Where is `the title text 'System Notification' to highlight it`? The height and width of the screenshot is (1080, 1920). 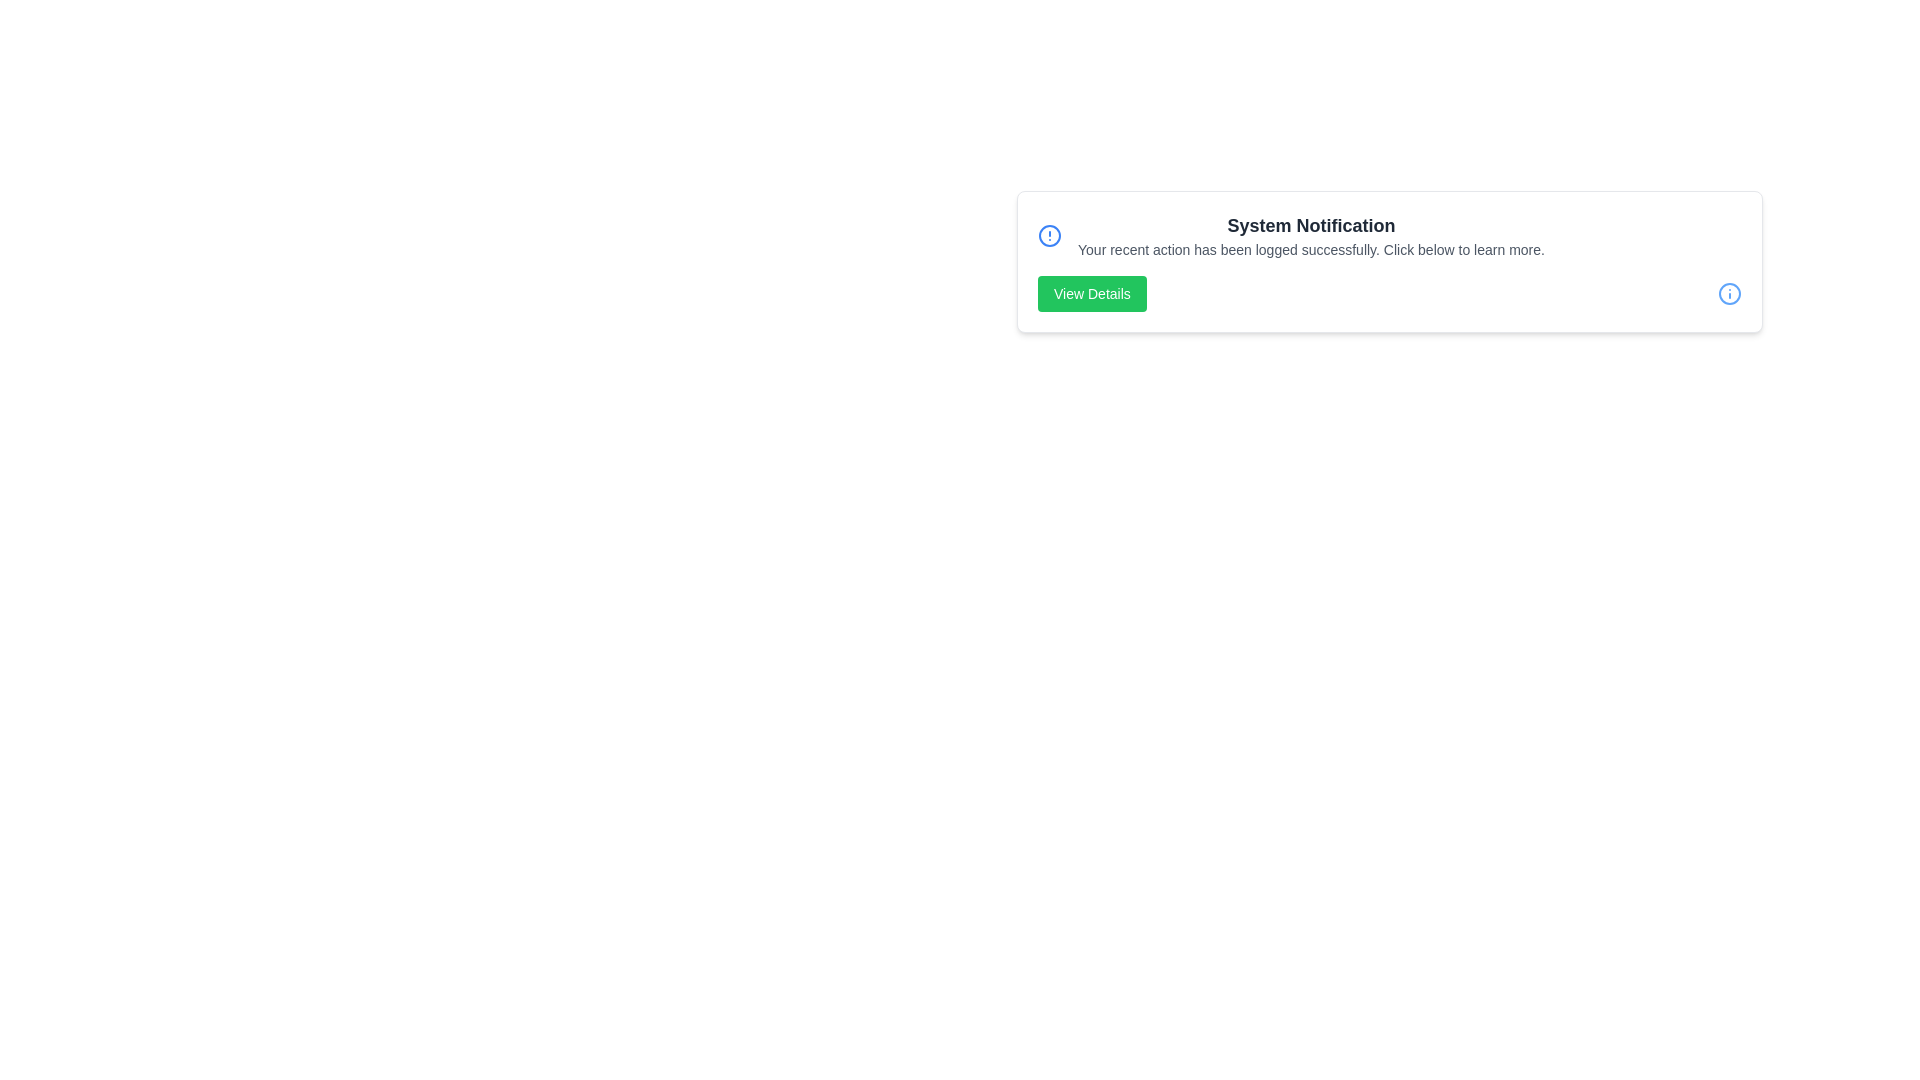
the title text 'System Notification' to highlight it is located at coordinates (1310, 225).